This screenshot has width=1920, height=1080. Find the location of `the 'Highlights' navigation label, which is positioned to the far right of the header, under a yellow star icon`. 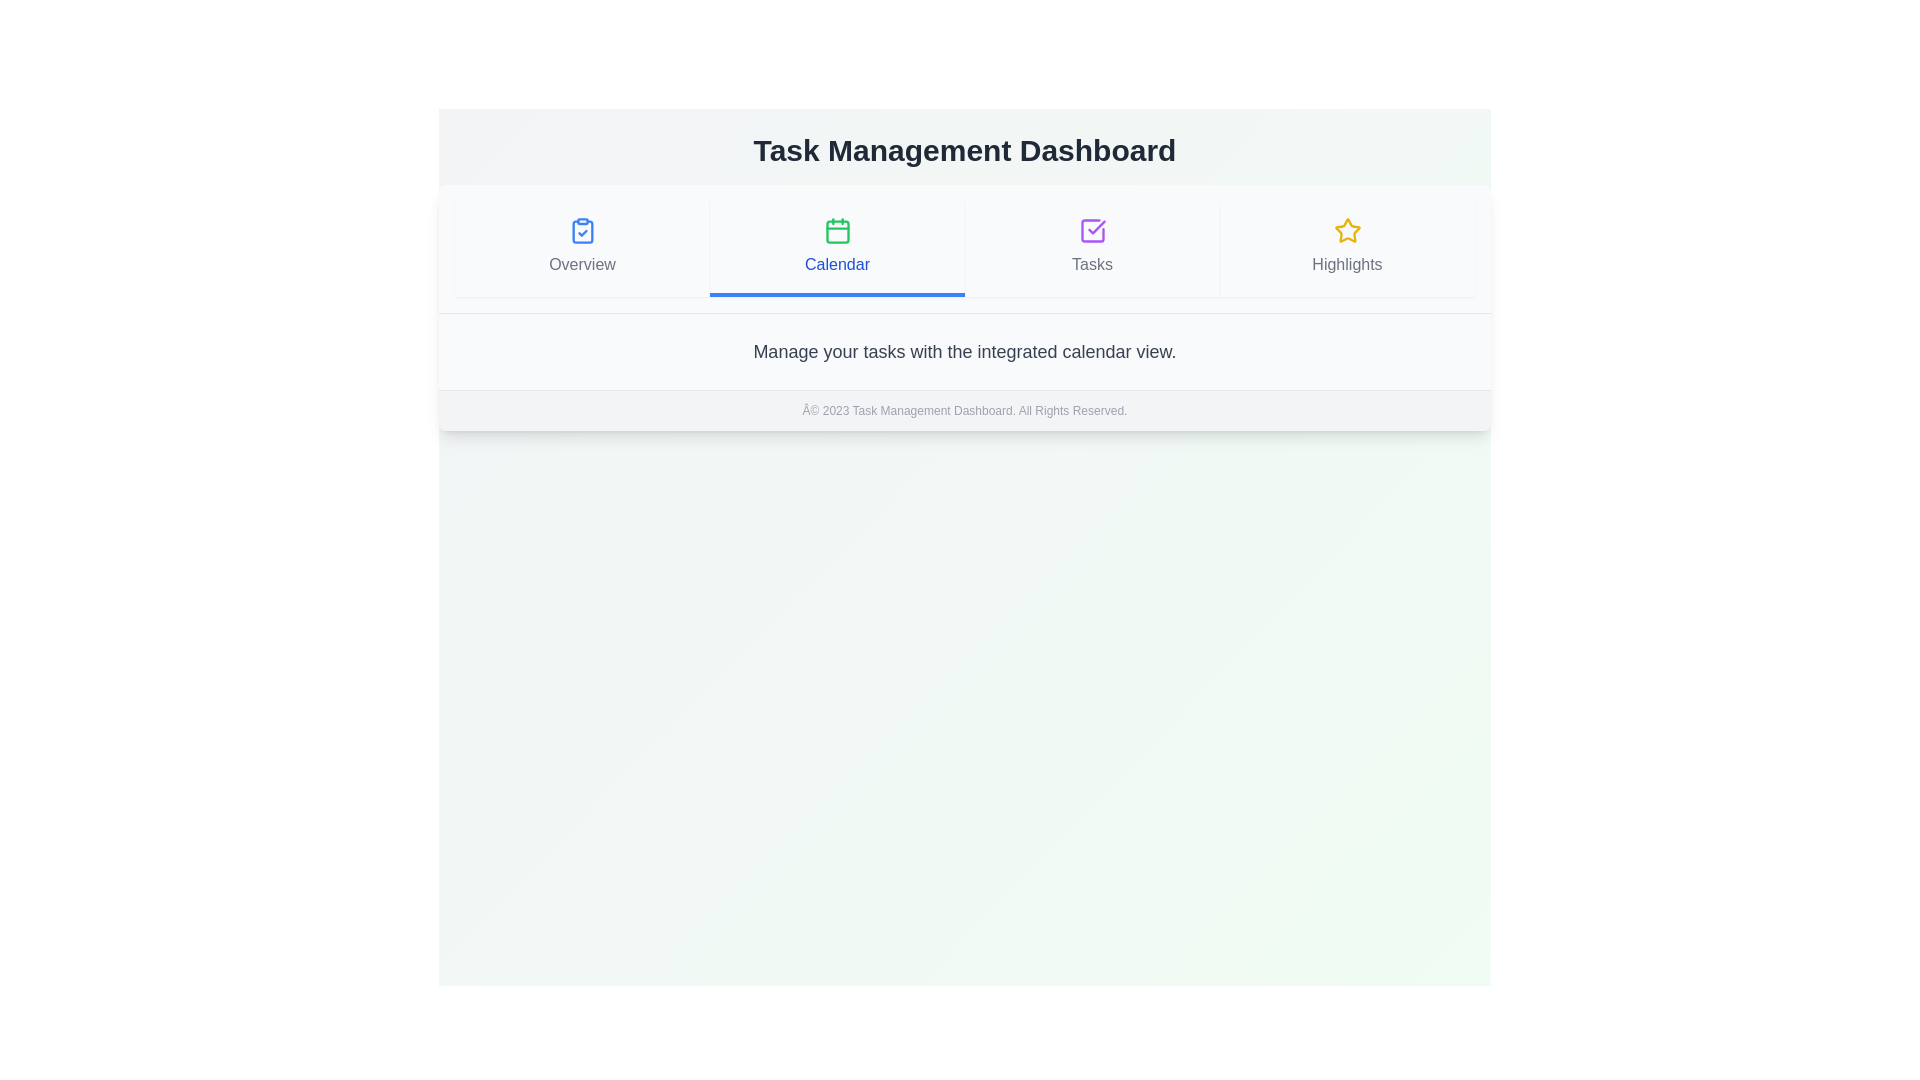

the 'Highlights' navigation label, which is positioned to the far right of the header, under a yellow star icon is located at coordinates (1347, 264).